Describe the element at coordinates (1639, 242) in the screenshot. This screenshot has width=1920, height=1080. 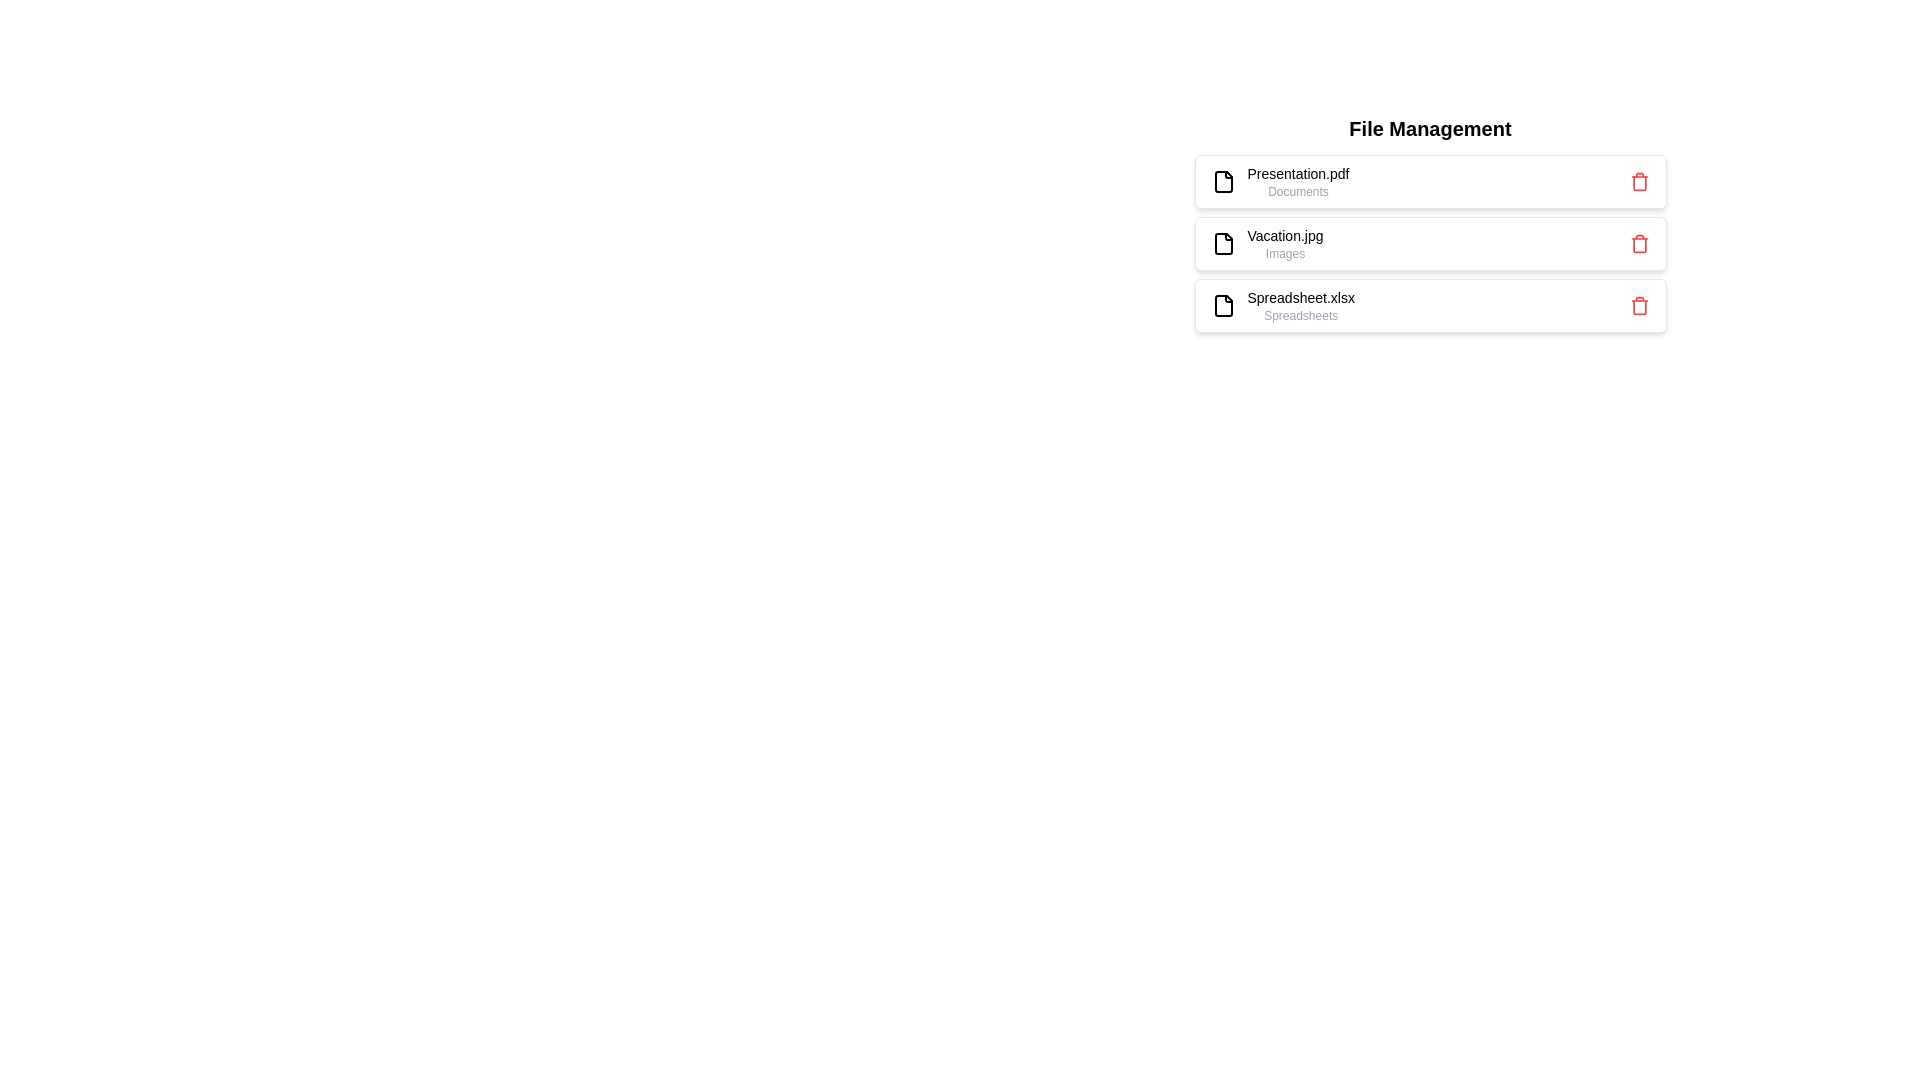
I see `delete button for the file named Vacation.jpg` at that location.